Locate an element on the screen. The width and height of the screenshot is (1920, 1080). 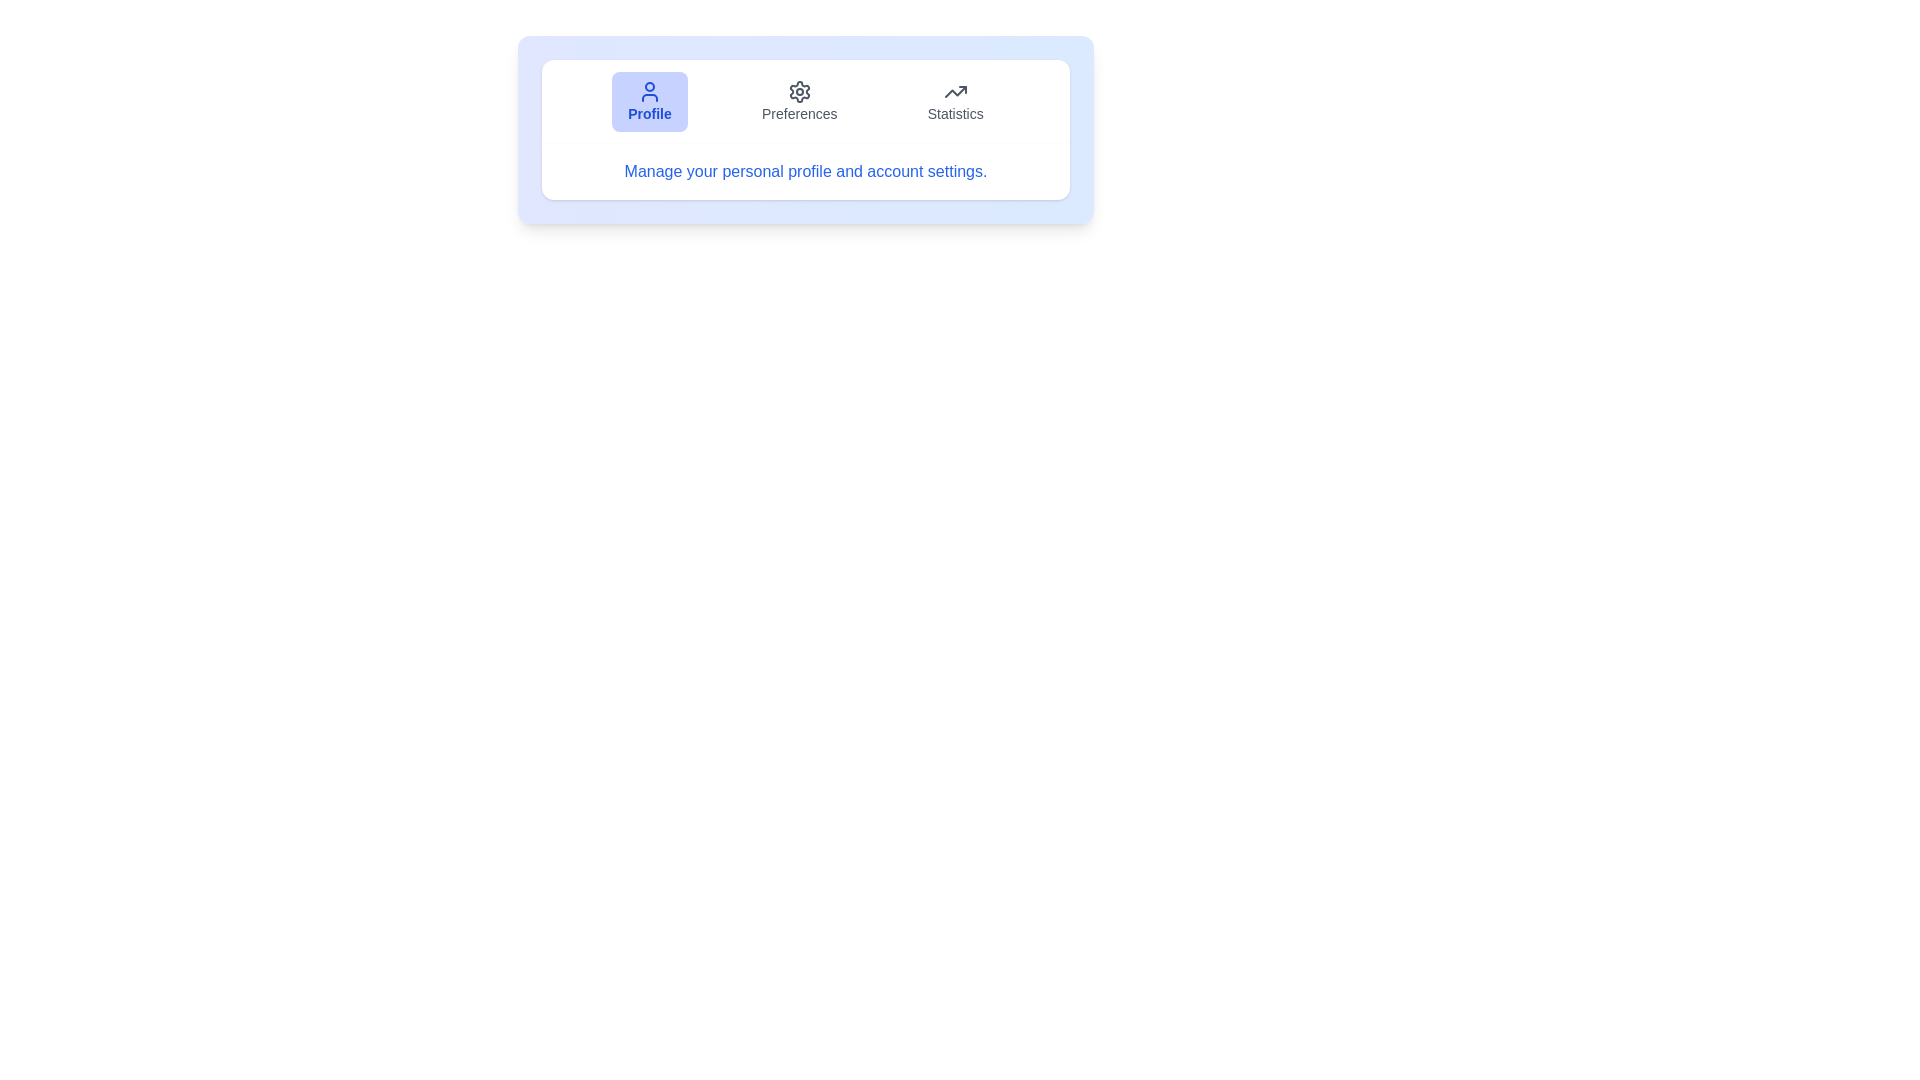
the Preferences tab by clicking on its button is located at coordinates (797, 101).